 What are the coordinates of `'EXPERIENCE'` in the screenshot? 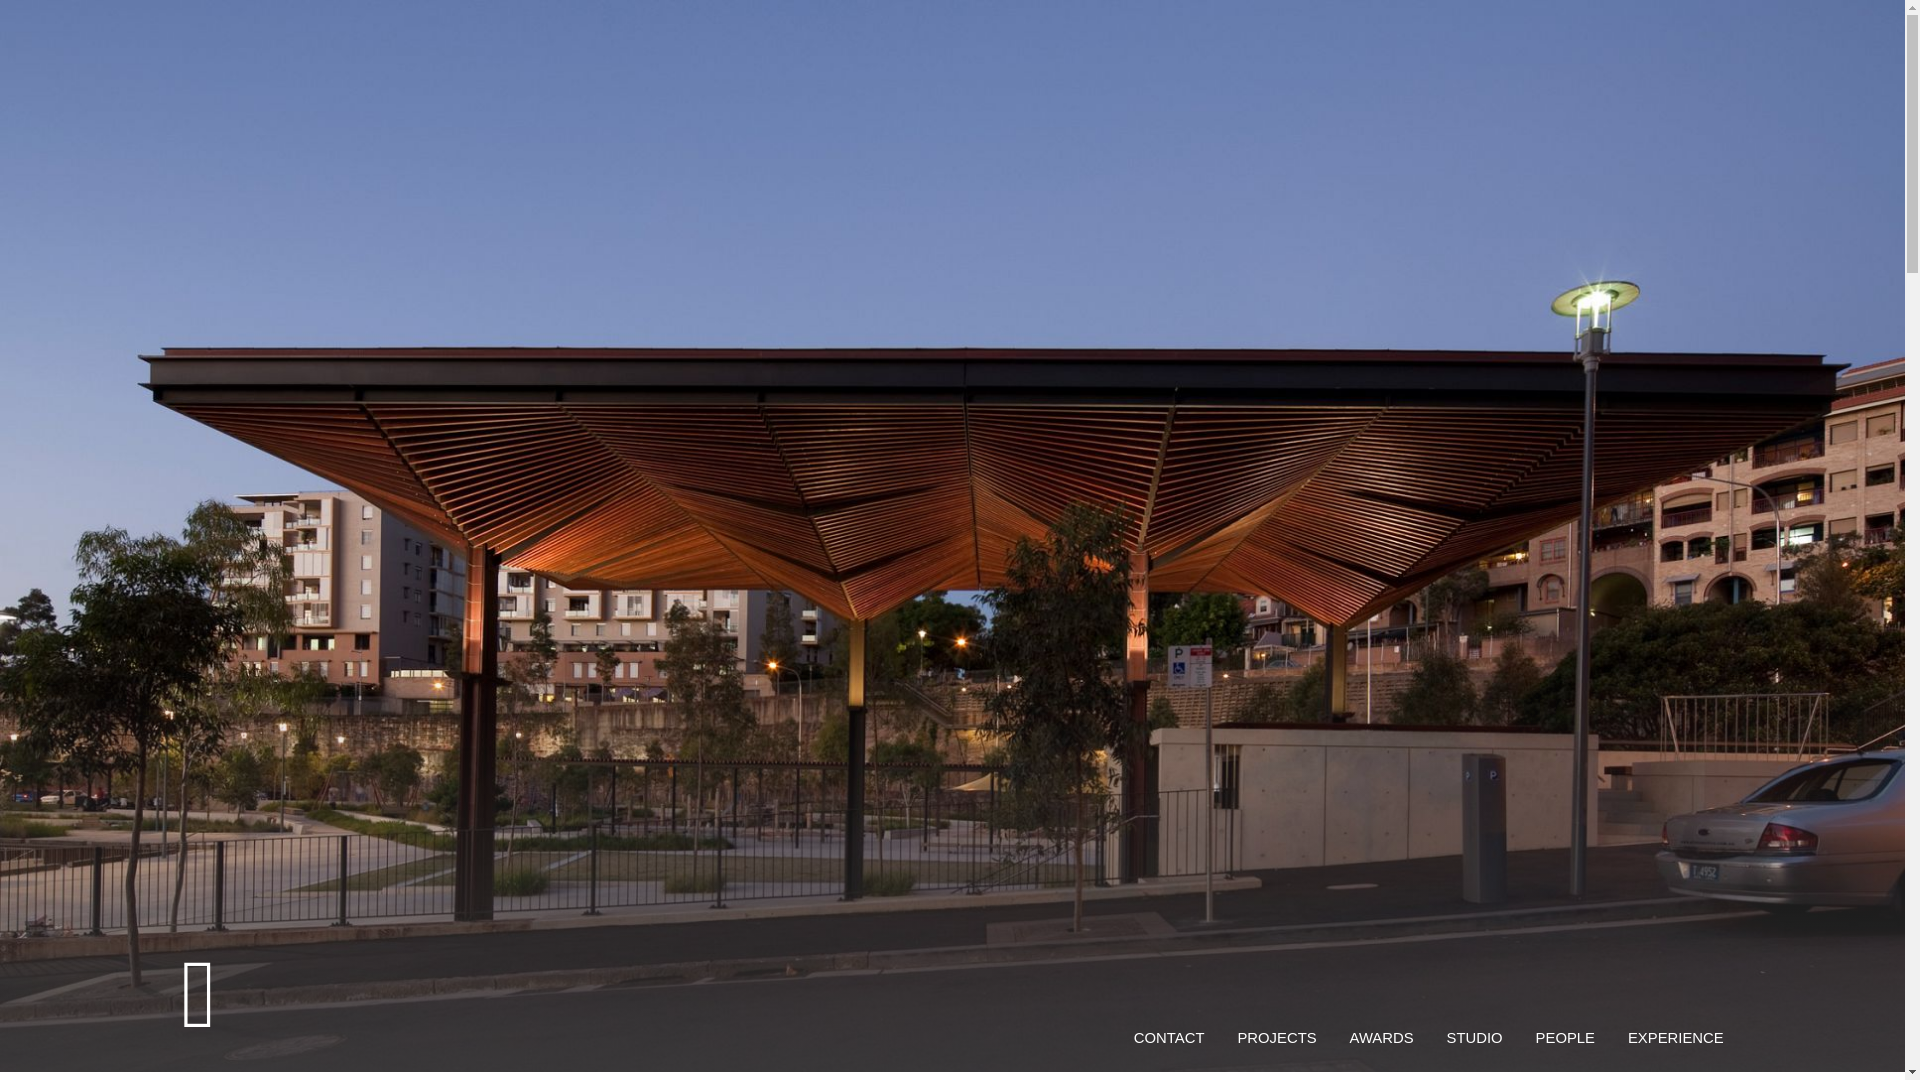 It's located at (1675, 1036).